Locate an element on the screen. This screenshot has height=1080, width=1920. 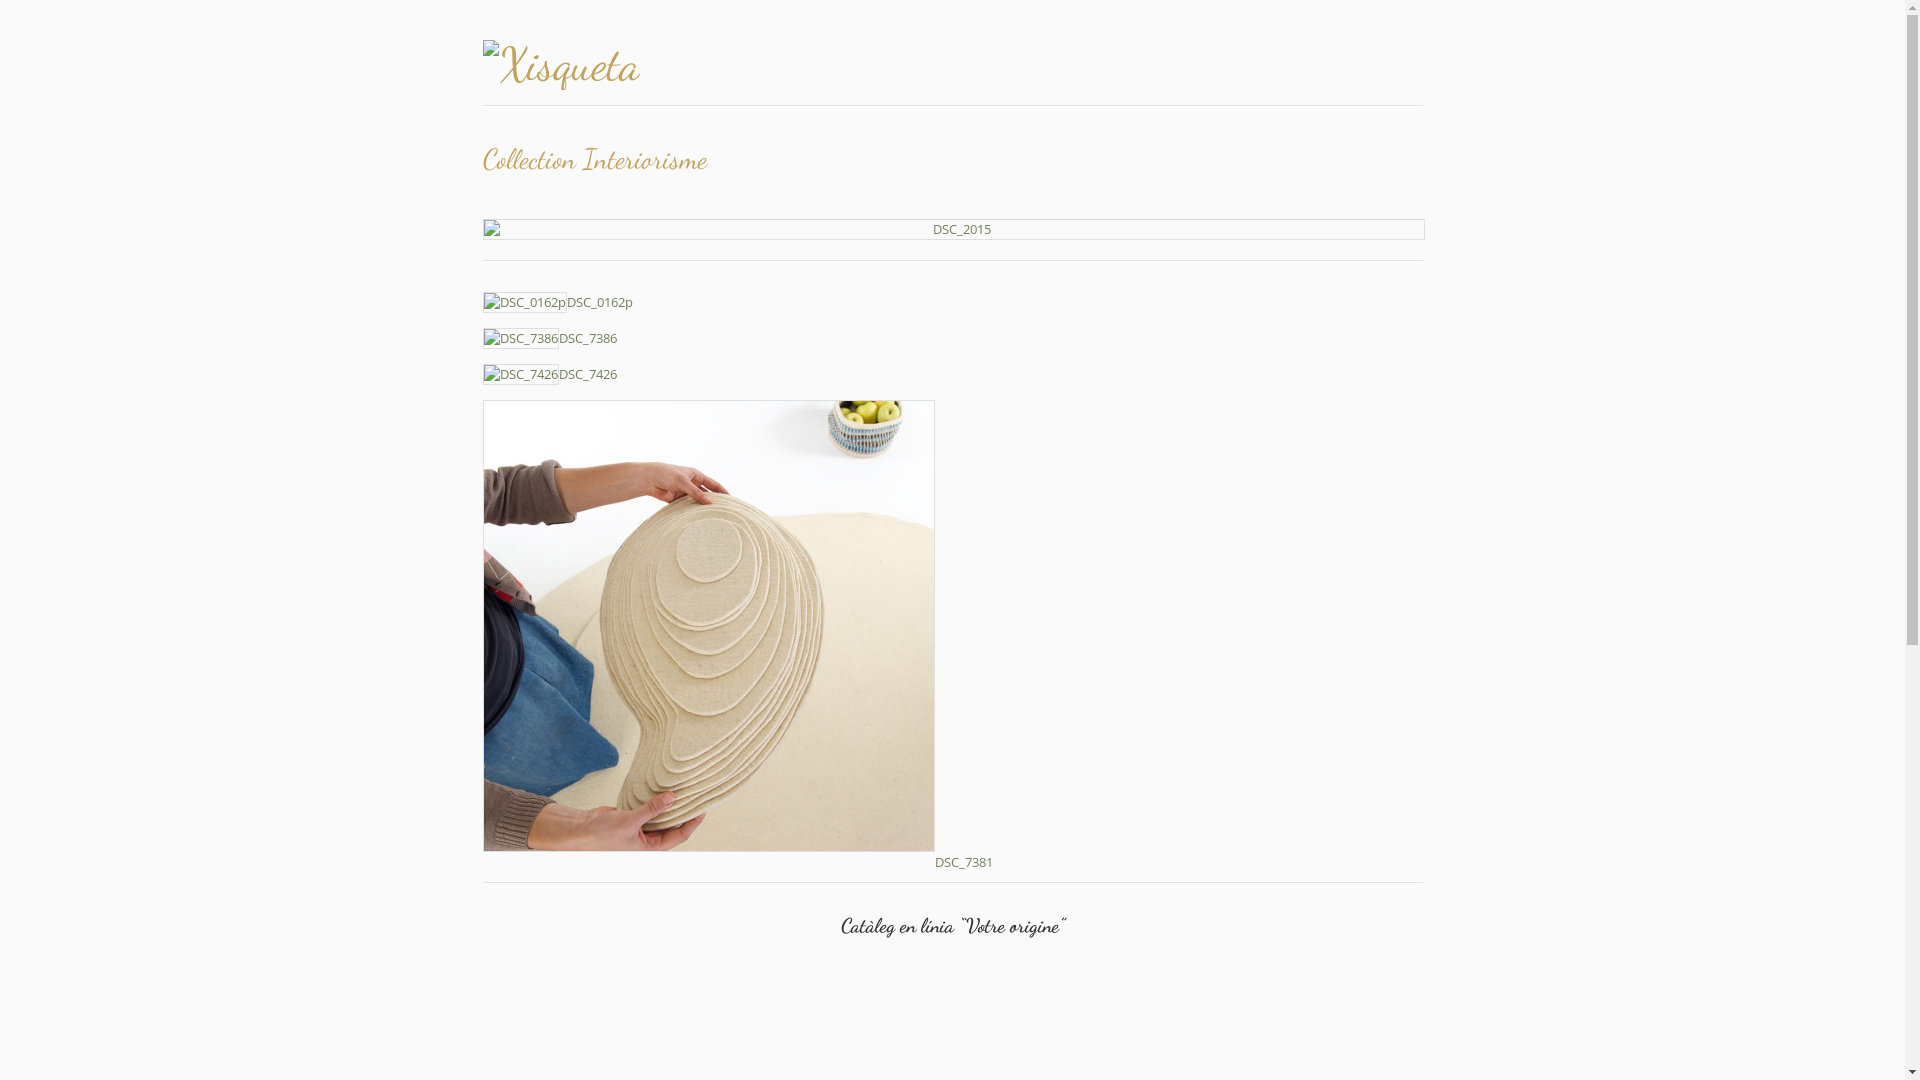
'DSC_7426' is located at coordinates (548, 374).